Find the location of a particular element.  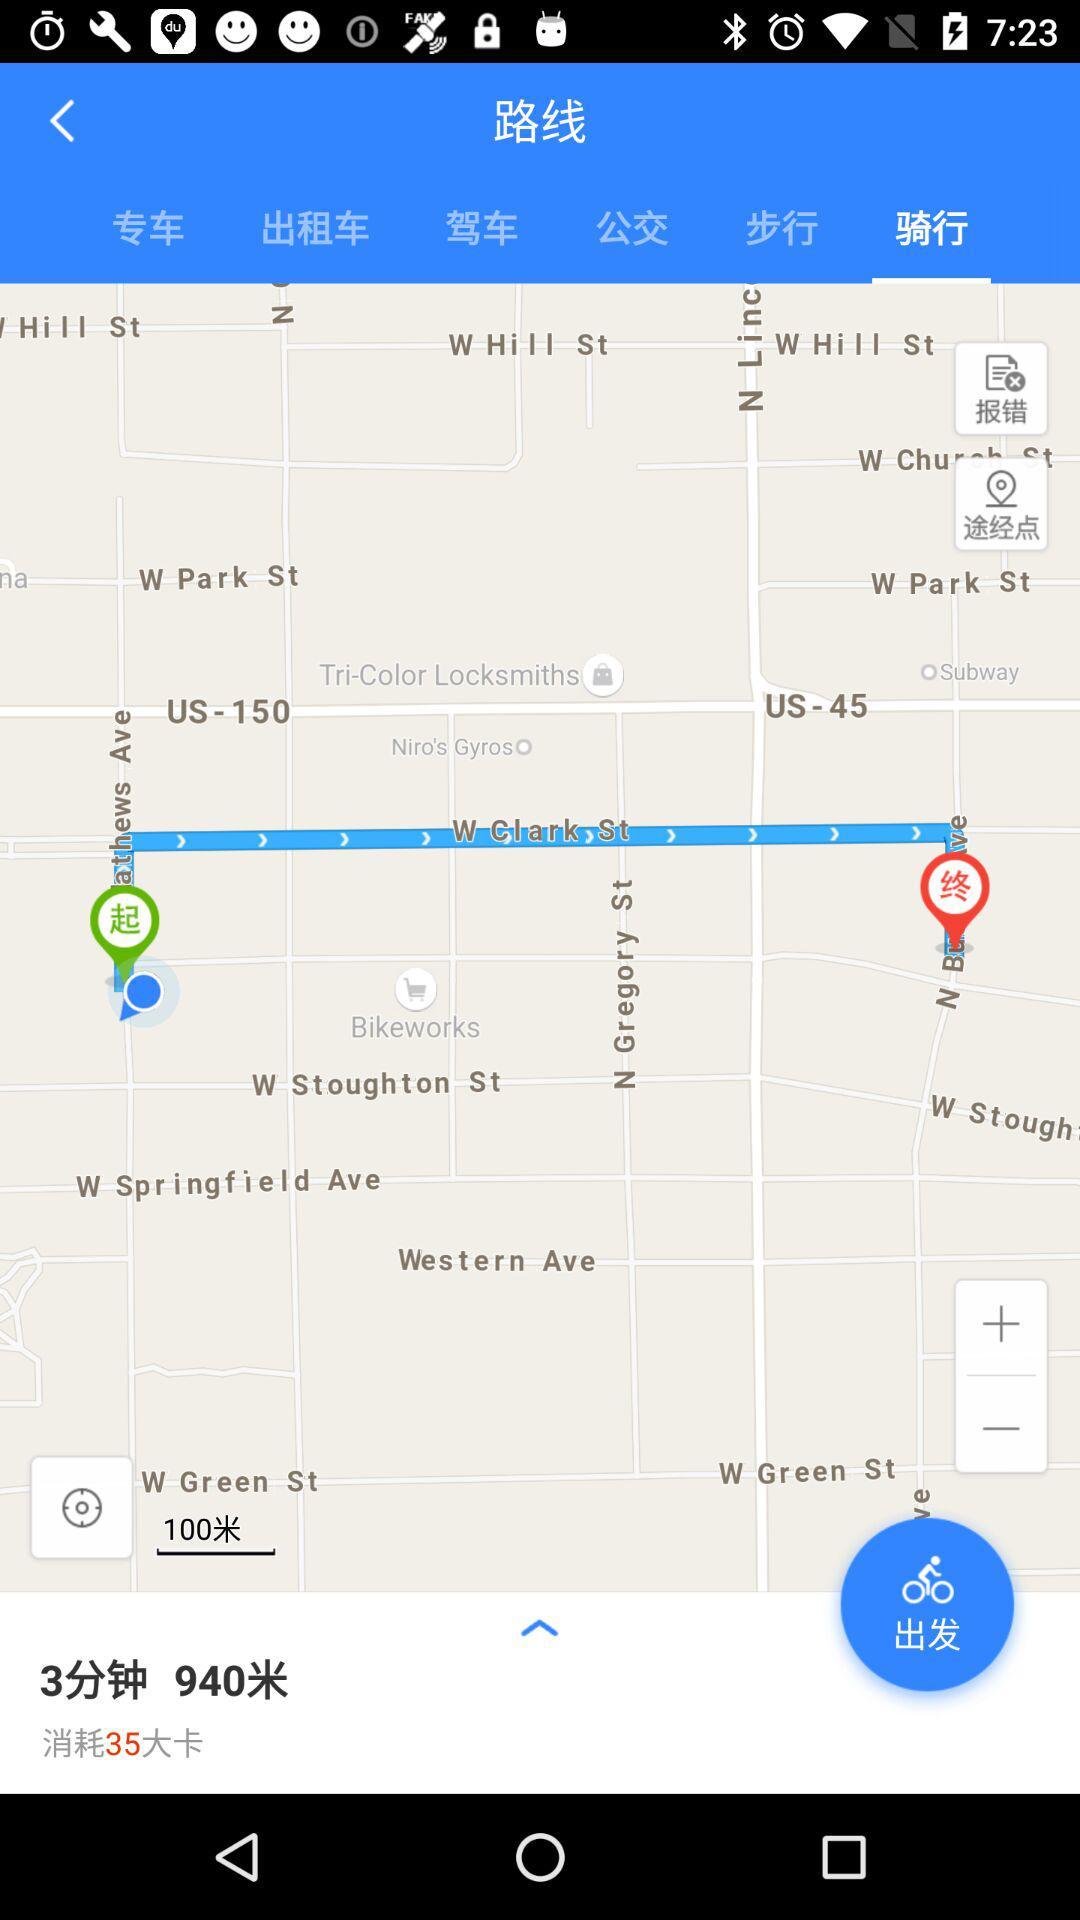

the expand_less icon is located at coordinates (538, 1627).